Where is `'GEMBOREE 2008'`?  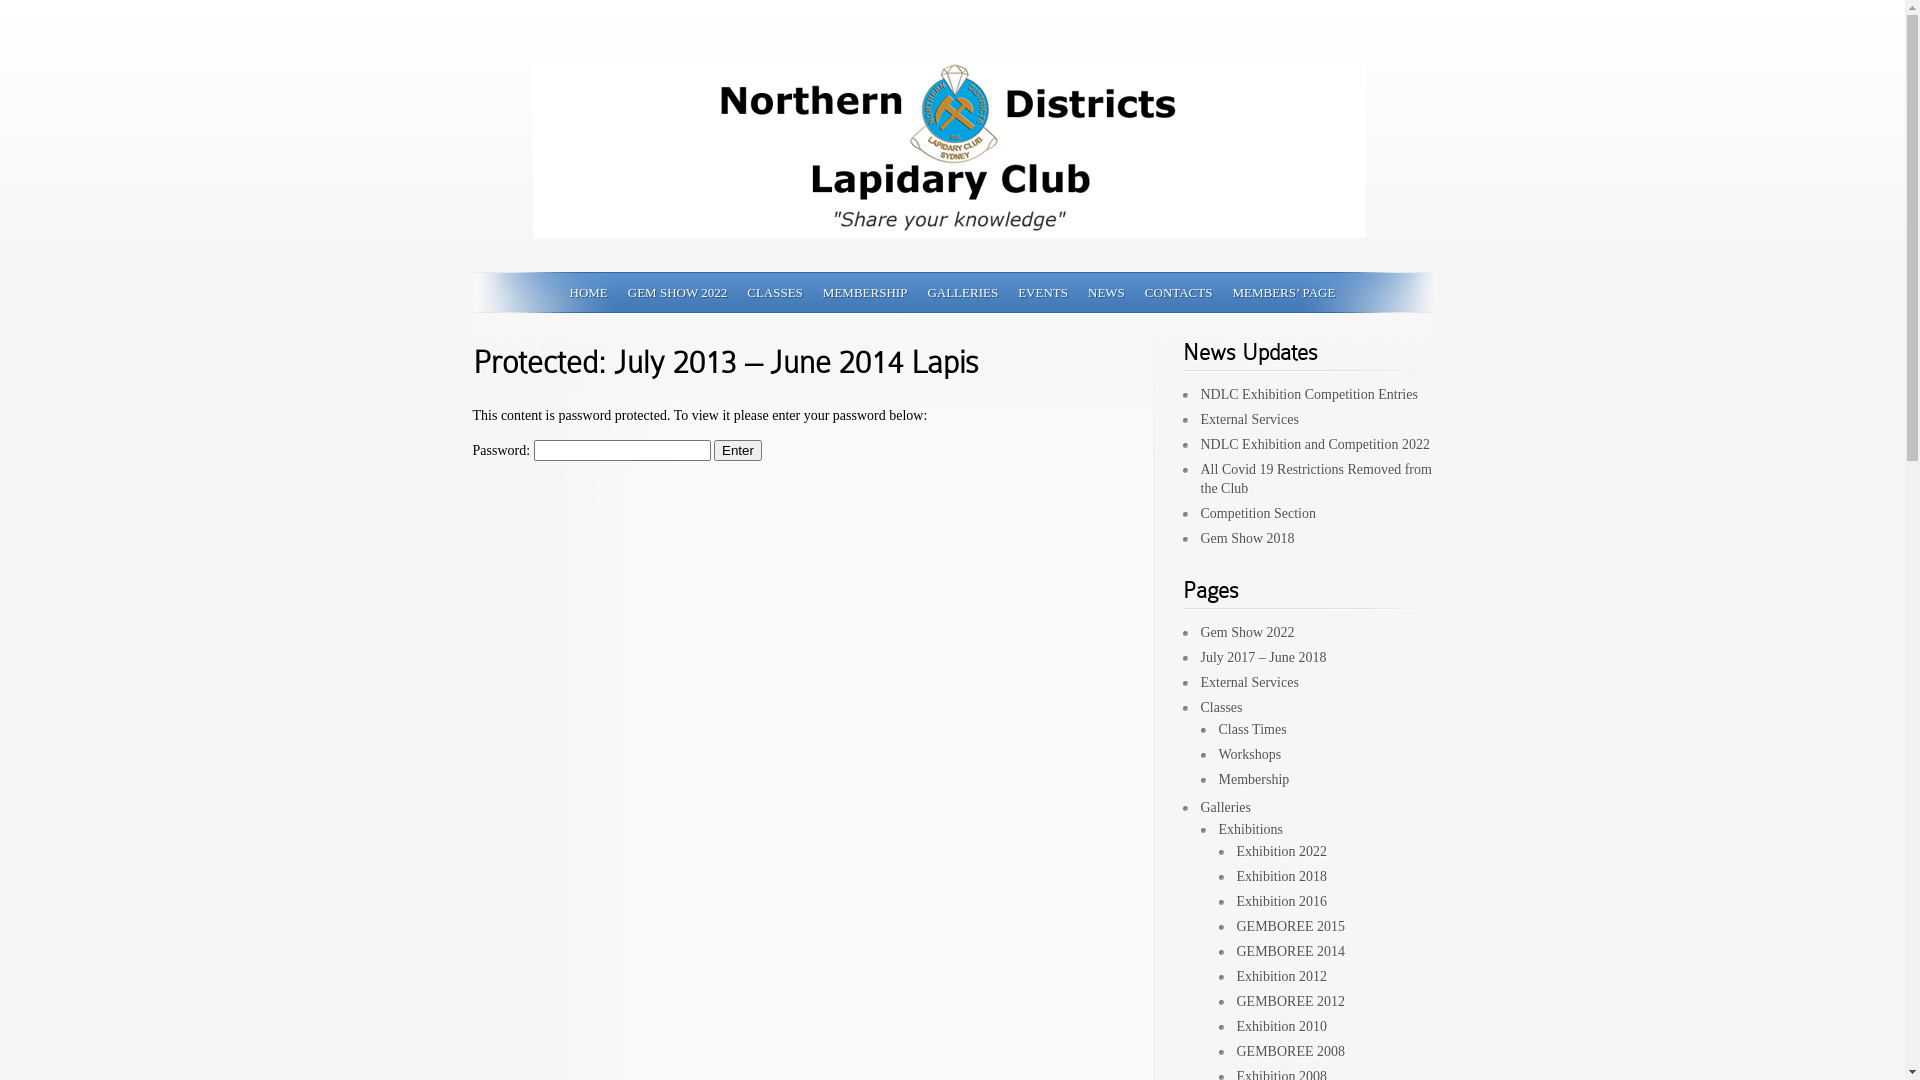 'GEMBOREE 2008' is located at coordinates (1290, 1050).